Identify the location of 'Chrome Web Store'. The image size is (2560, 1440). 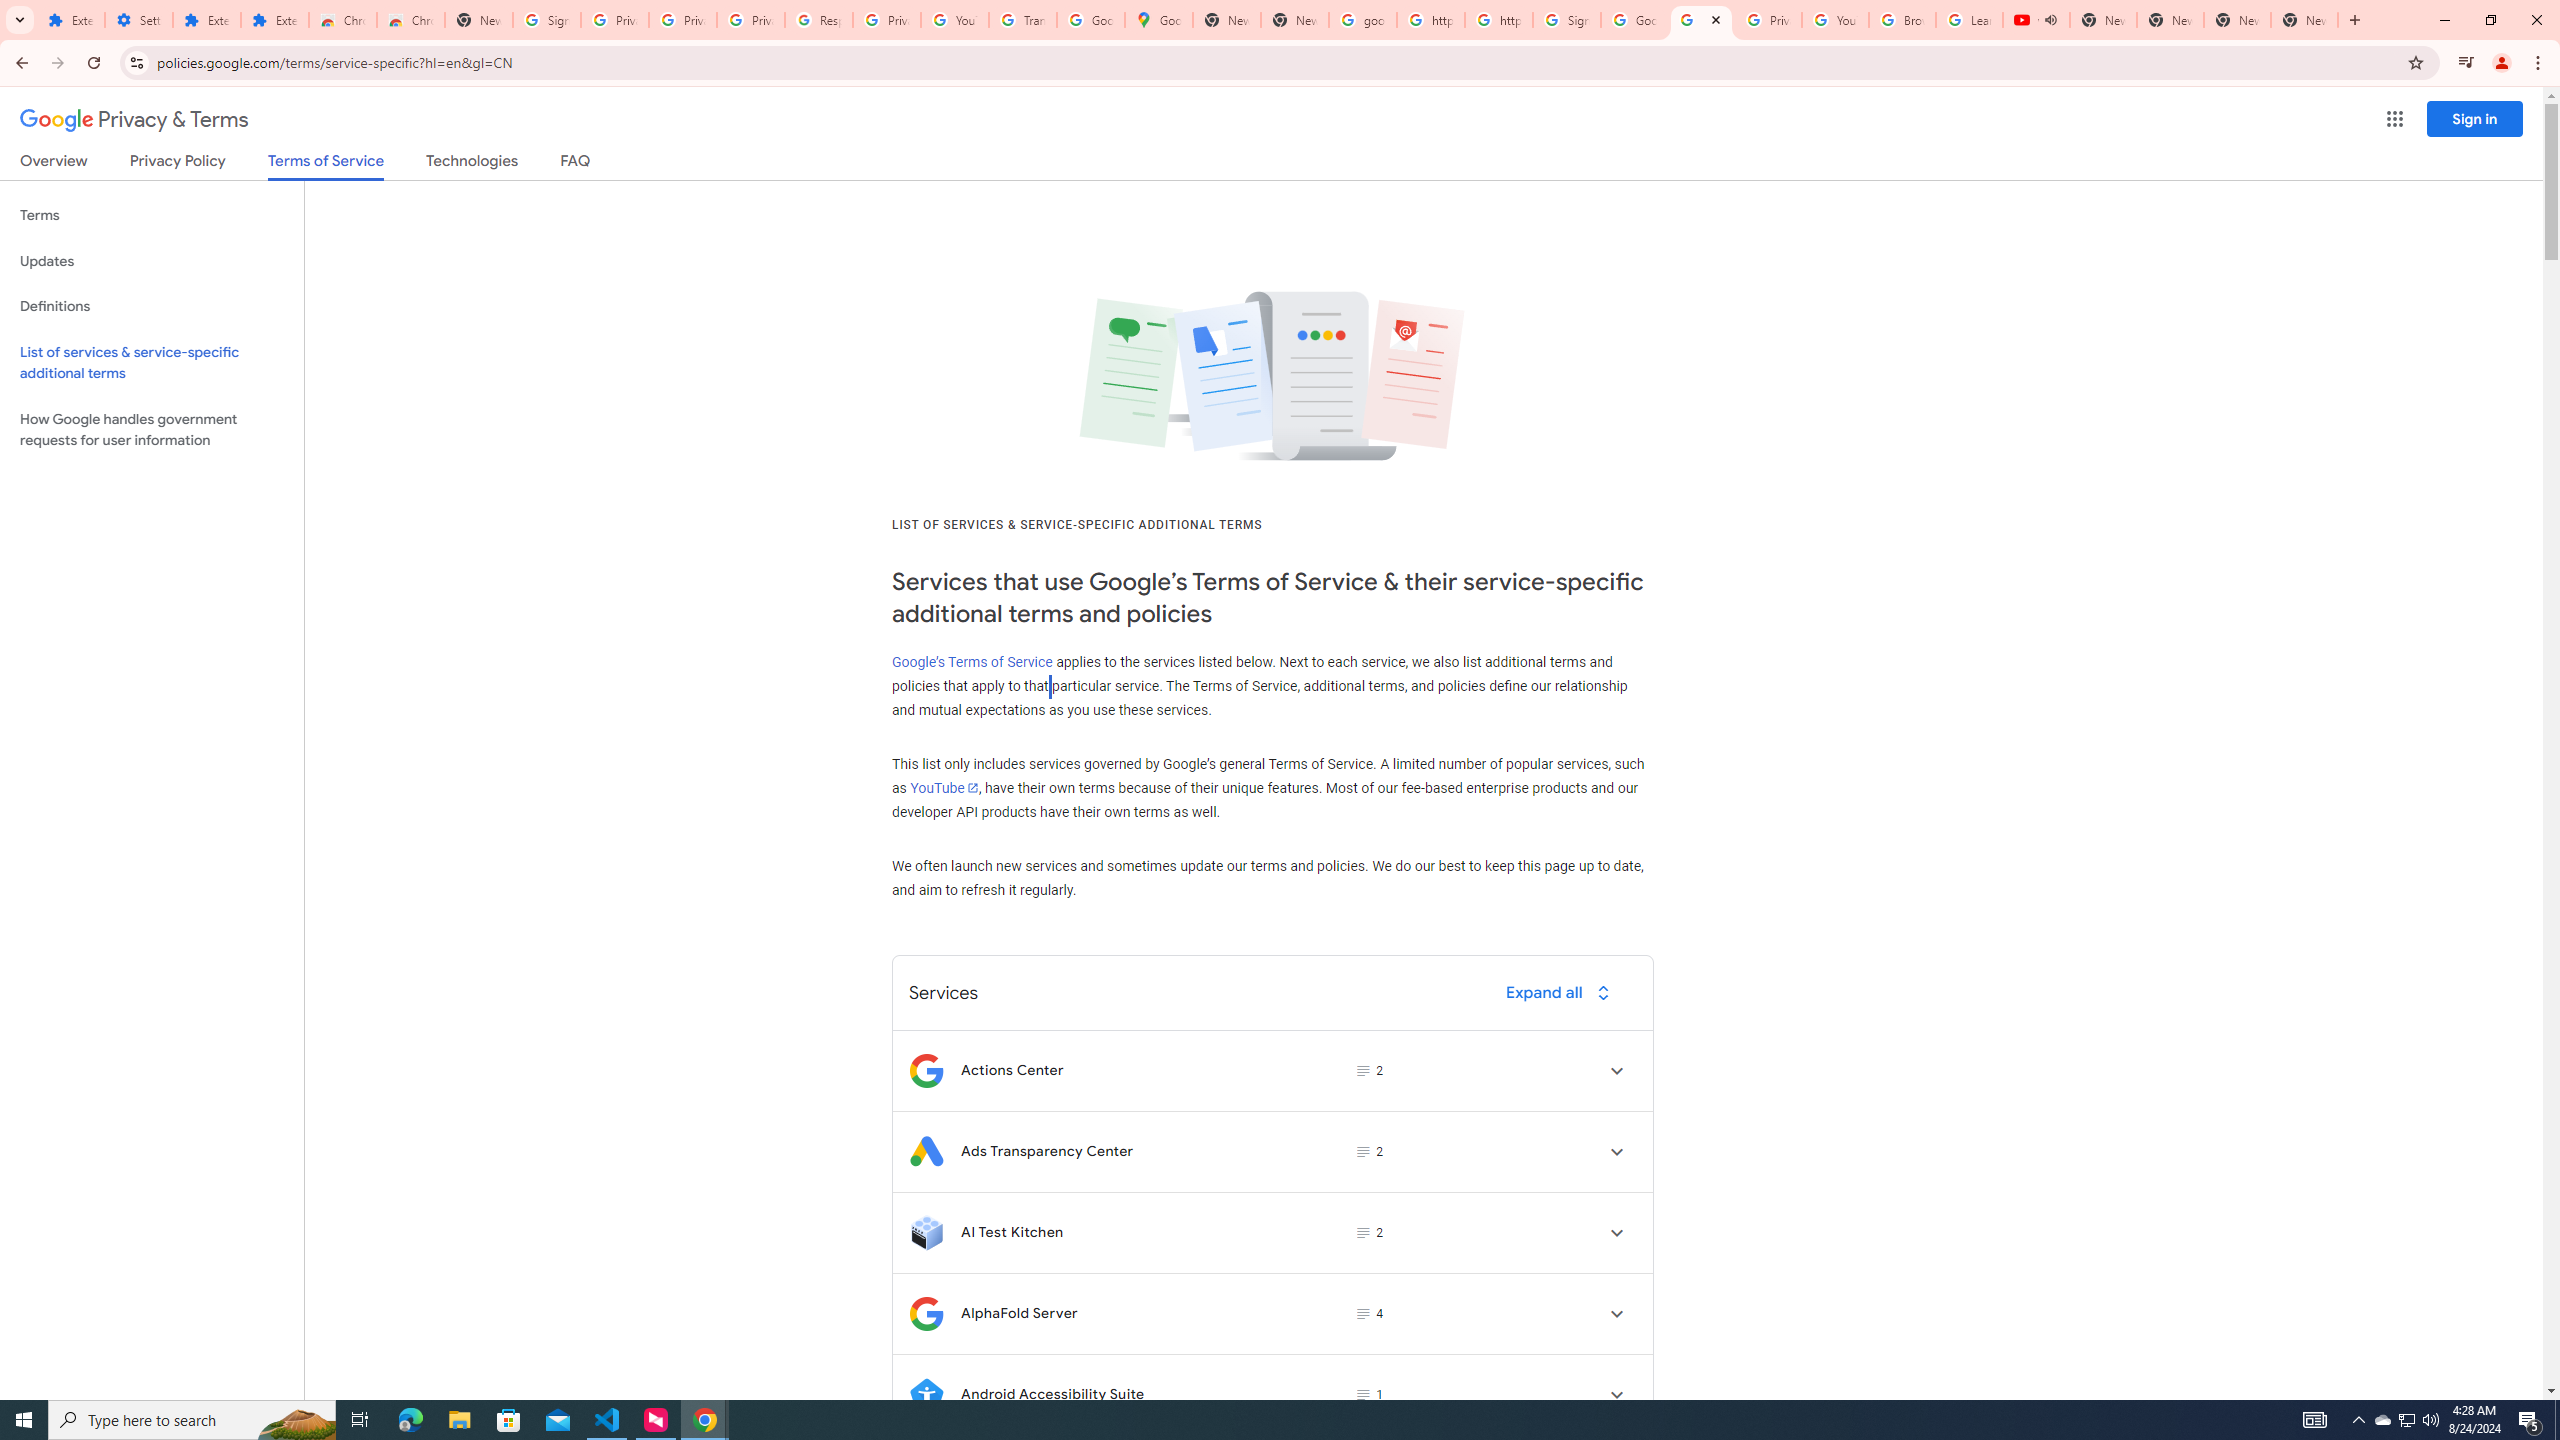
(342, 19).